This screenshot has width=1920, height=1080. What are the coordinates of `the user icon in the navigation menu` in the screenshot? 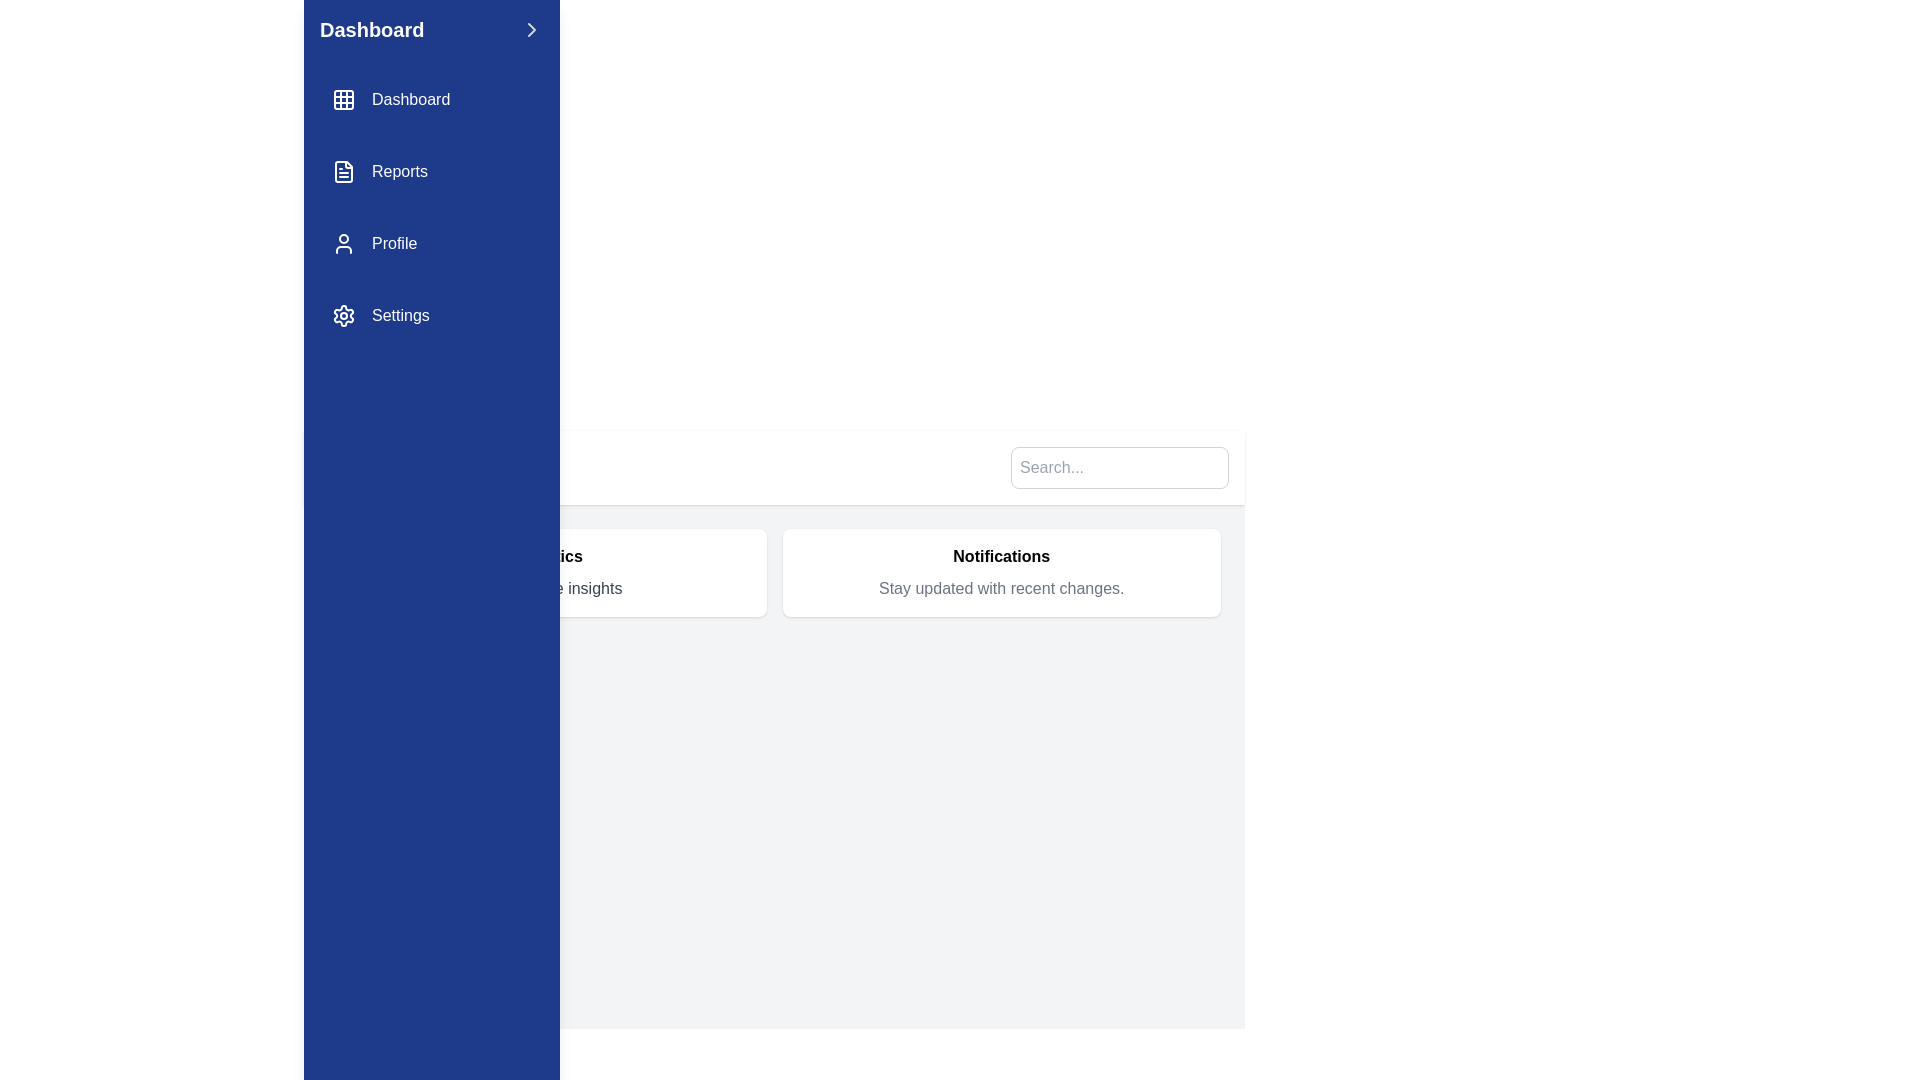 It's located at (344, 242).